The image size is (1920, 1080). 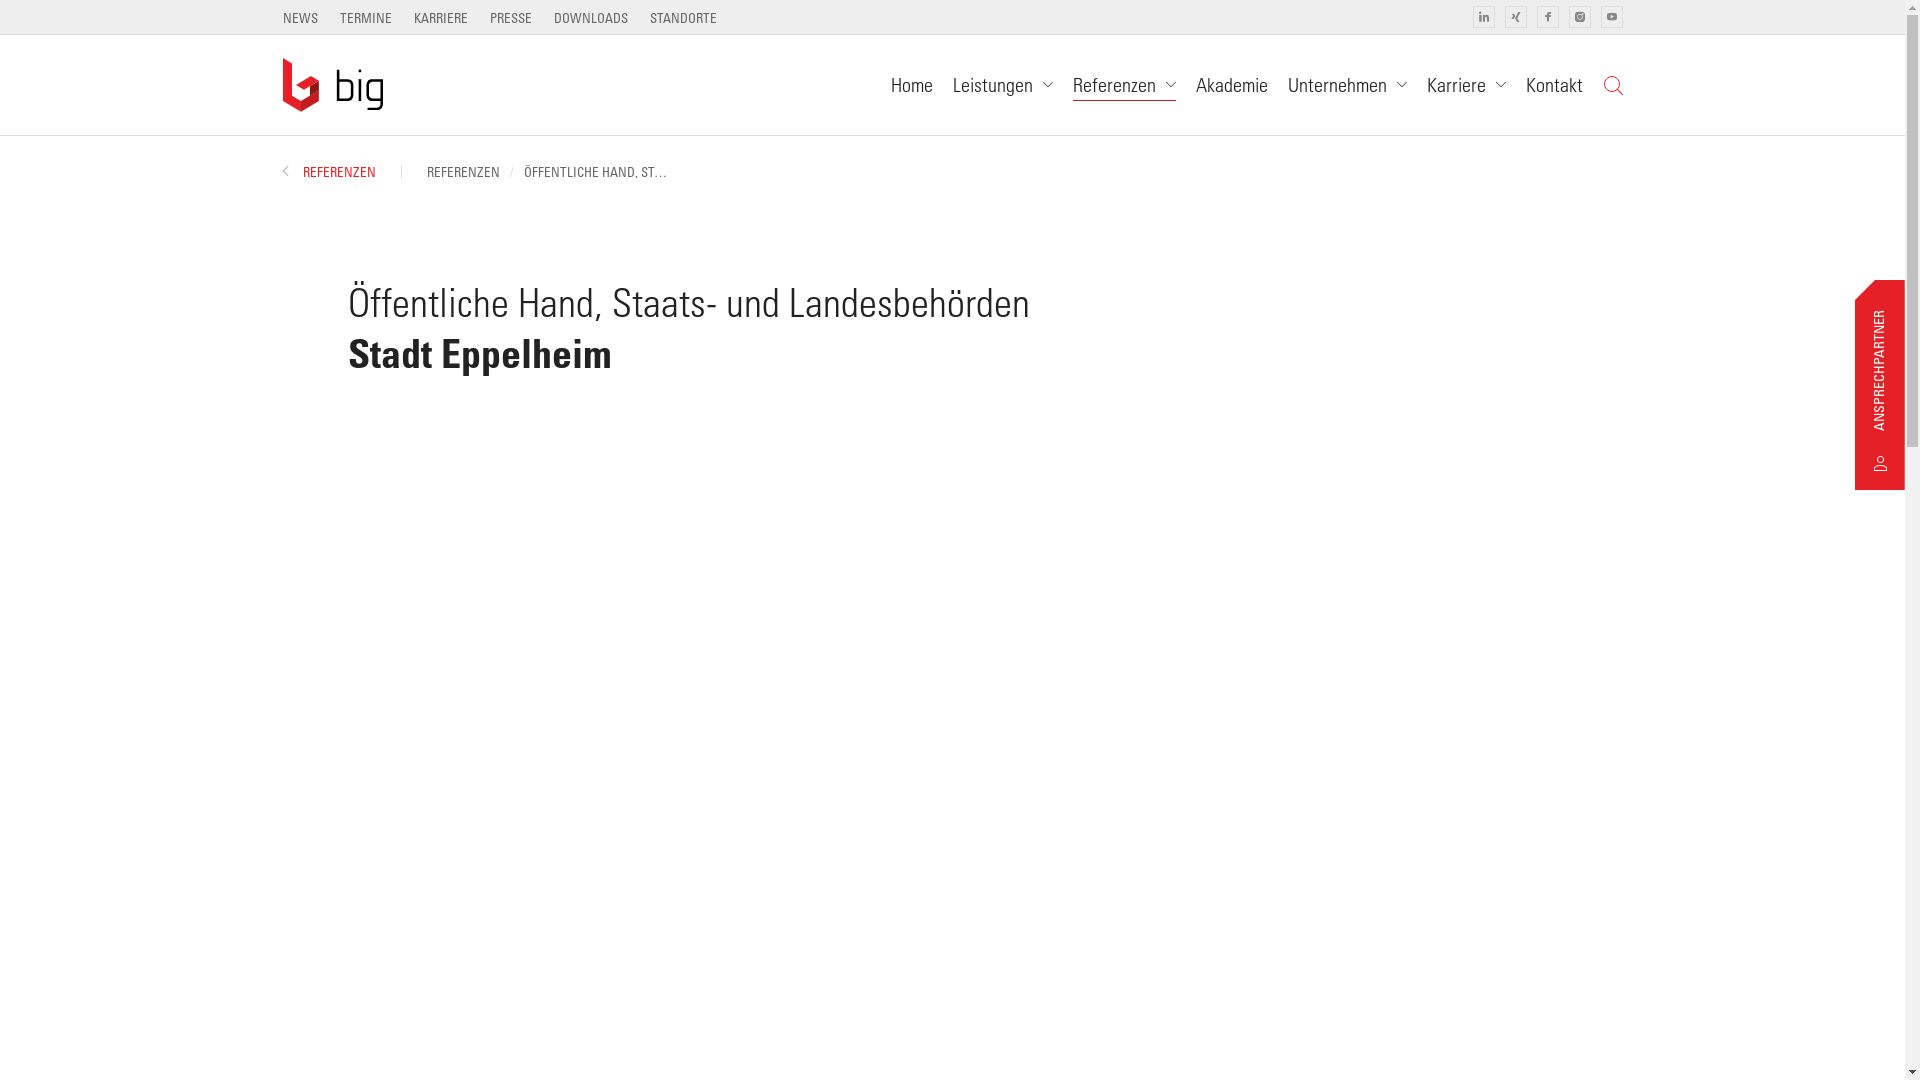 I want to click on 'DOWNLOADS', so click(x=589, y=17).